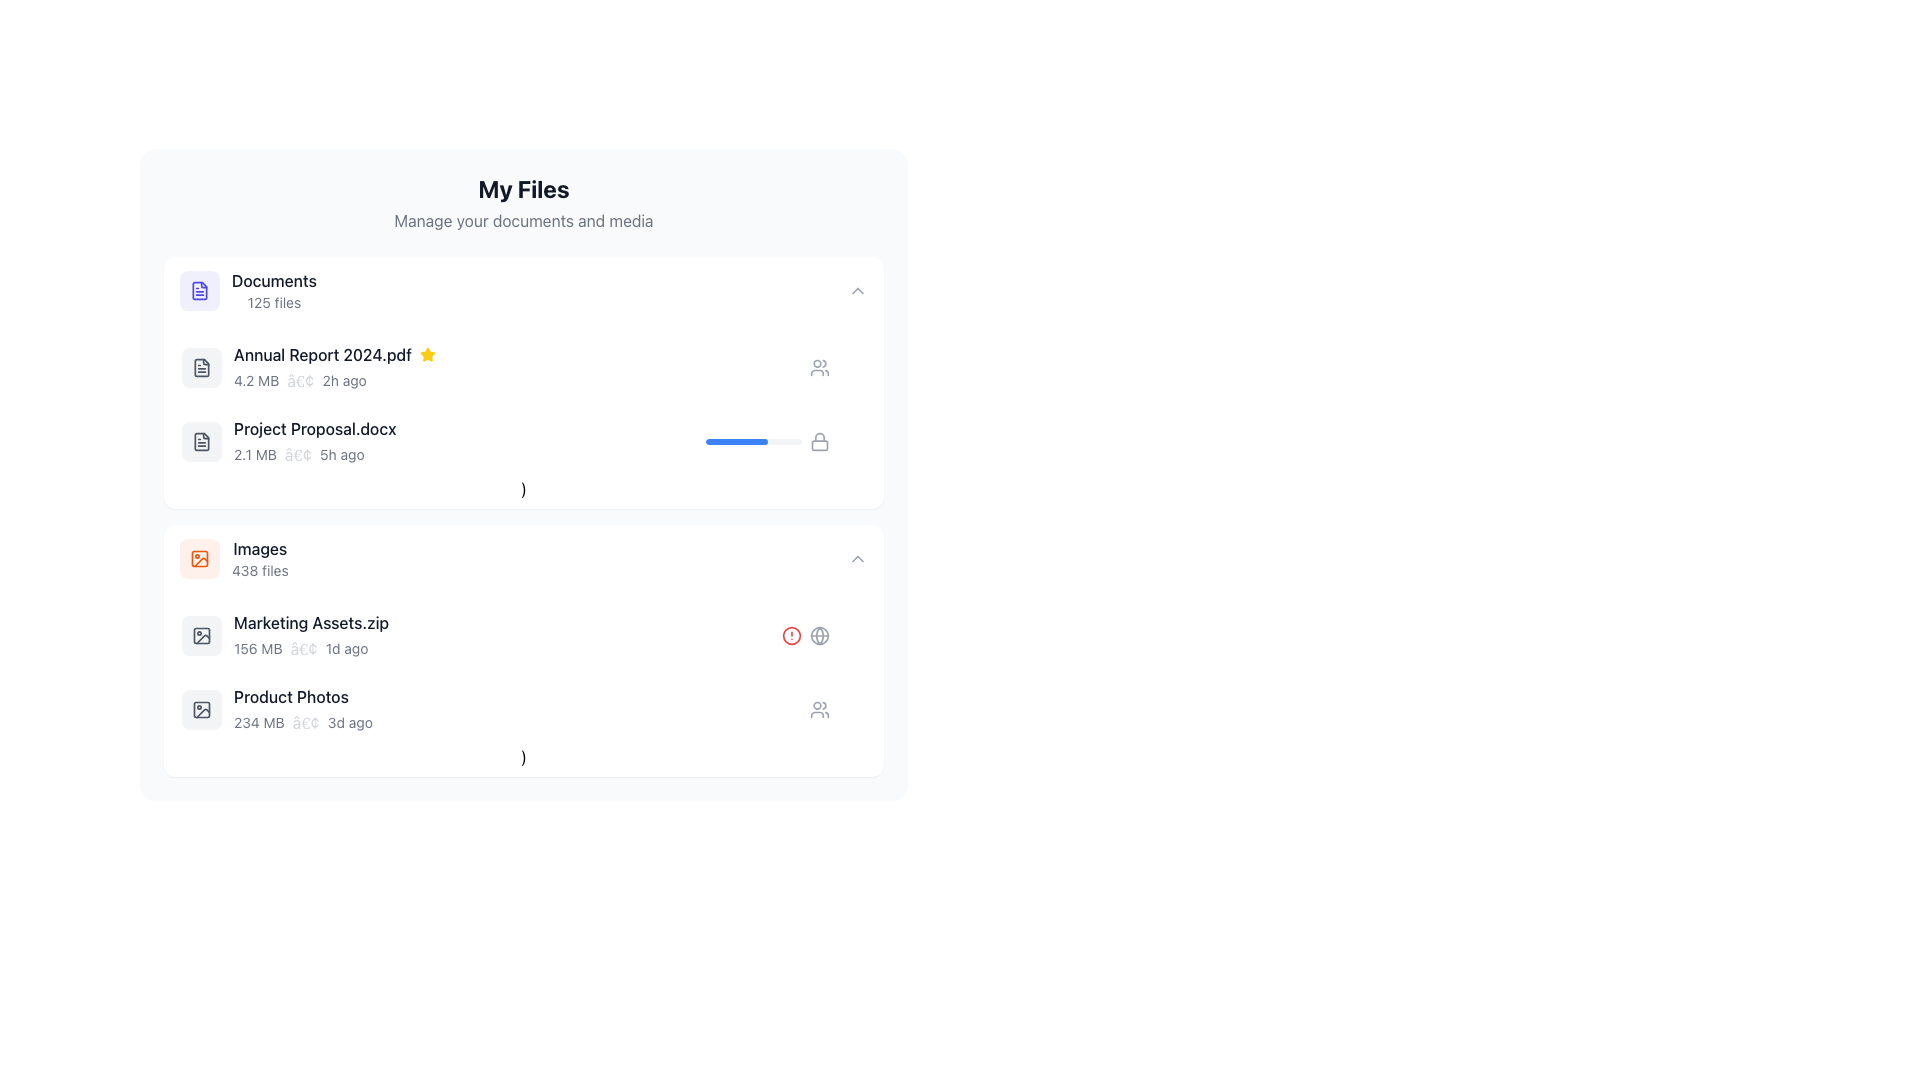 The image size is (1920, 1080). What do you see at coordinates (201, 636) in the screenshot?
I see `the square icon with a gray background and a centered pictograph representing an image thumbnail, located to the left of 'Marketing Assets.zip' in the 'Images' section of the file list interface` at bounding box center [201, 636].